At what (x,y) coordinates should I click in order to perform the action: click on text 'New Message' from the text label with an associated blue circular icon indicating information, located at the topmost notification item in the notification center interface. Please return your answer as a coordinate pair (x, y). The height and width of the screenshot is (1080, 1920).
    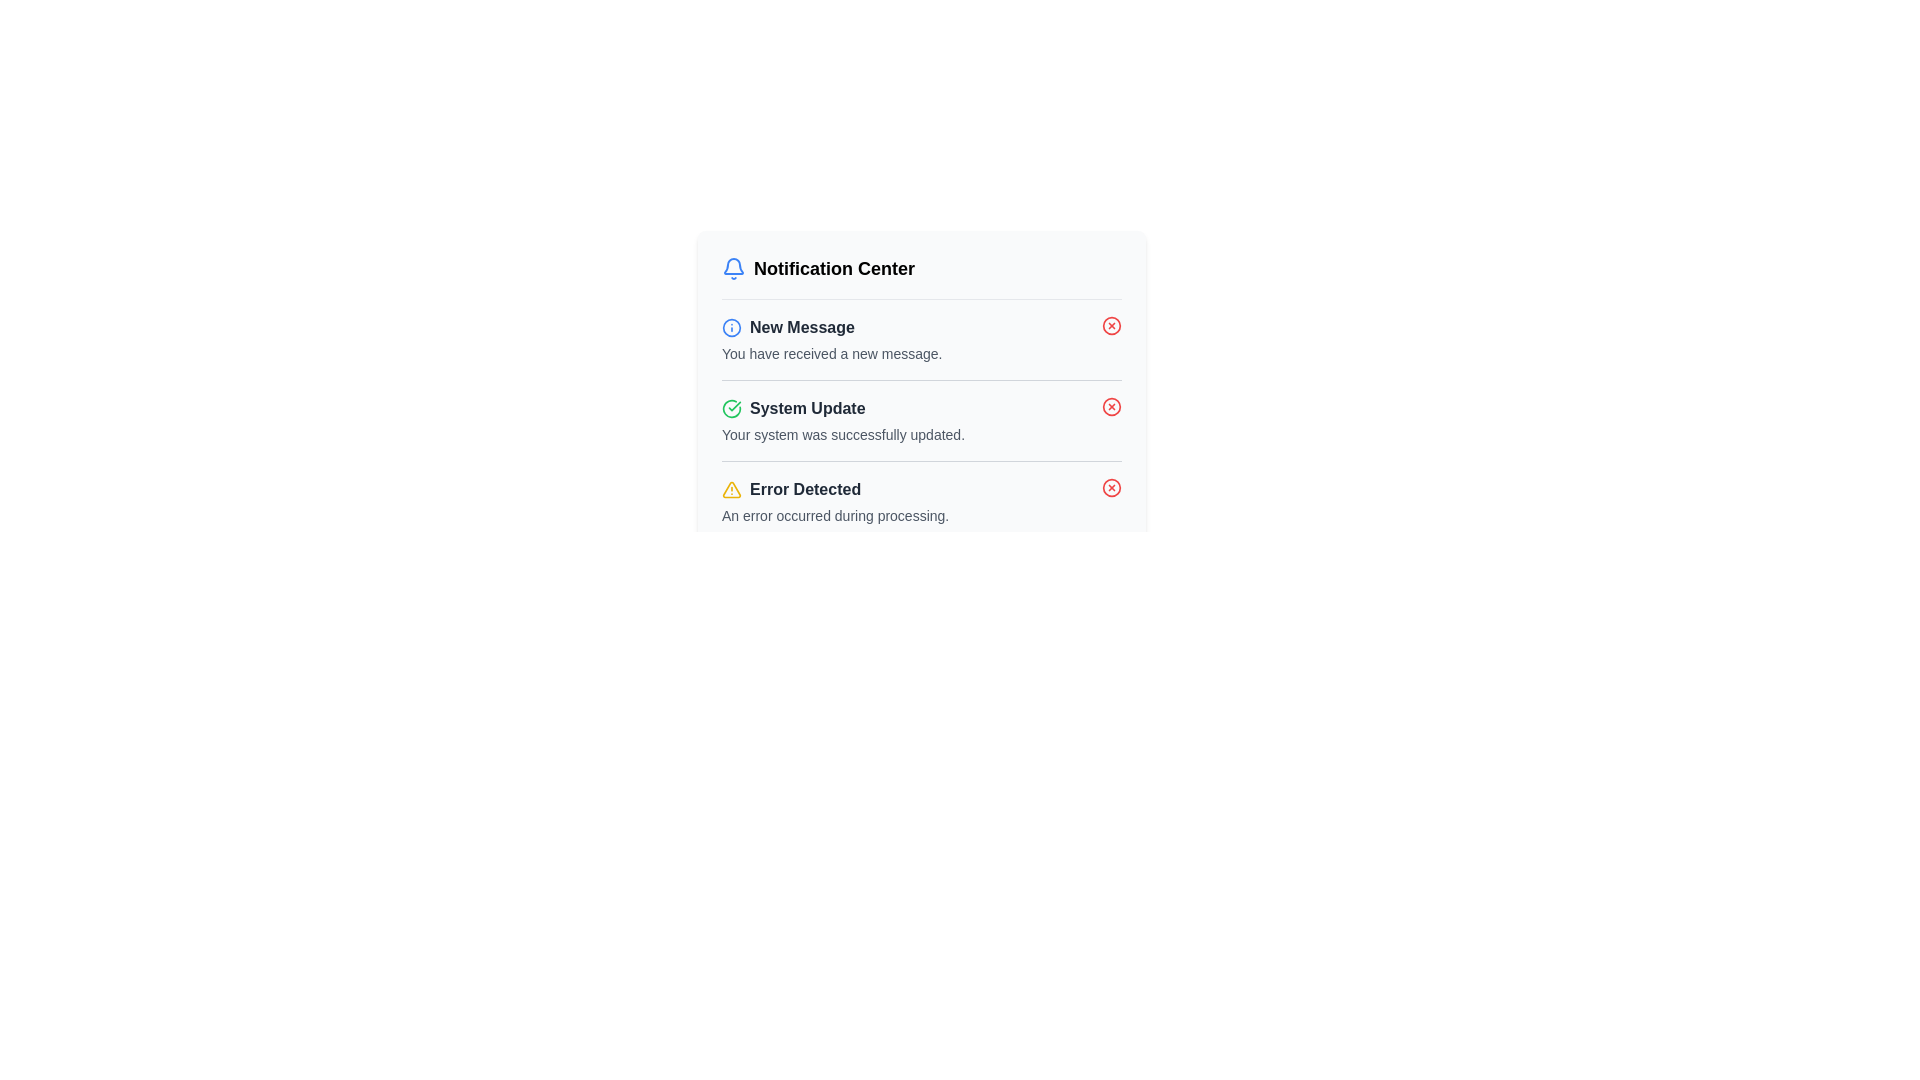
    Looking at the image, I should click on (832, 326).